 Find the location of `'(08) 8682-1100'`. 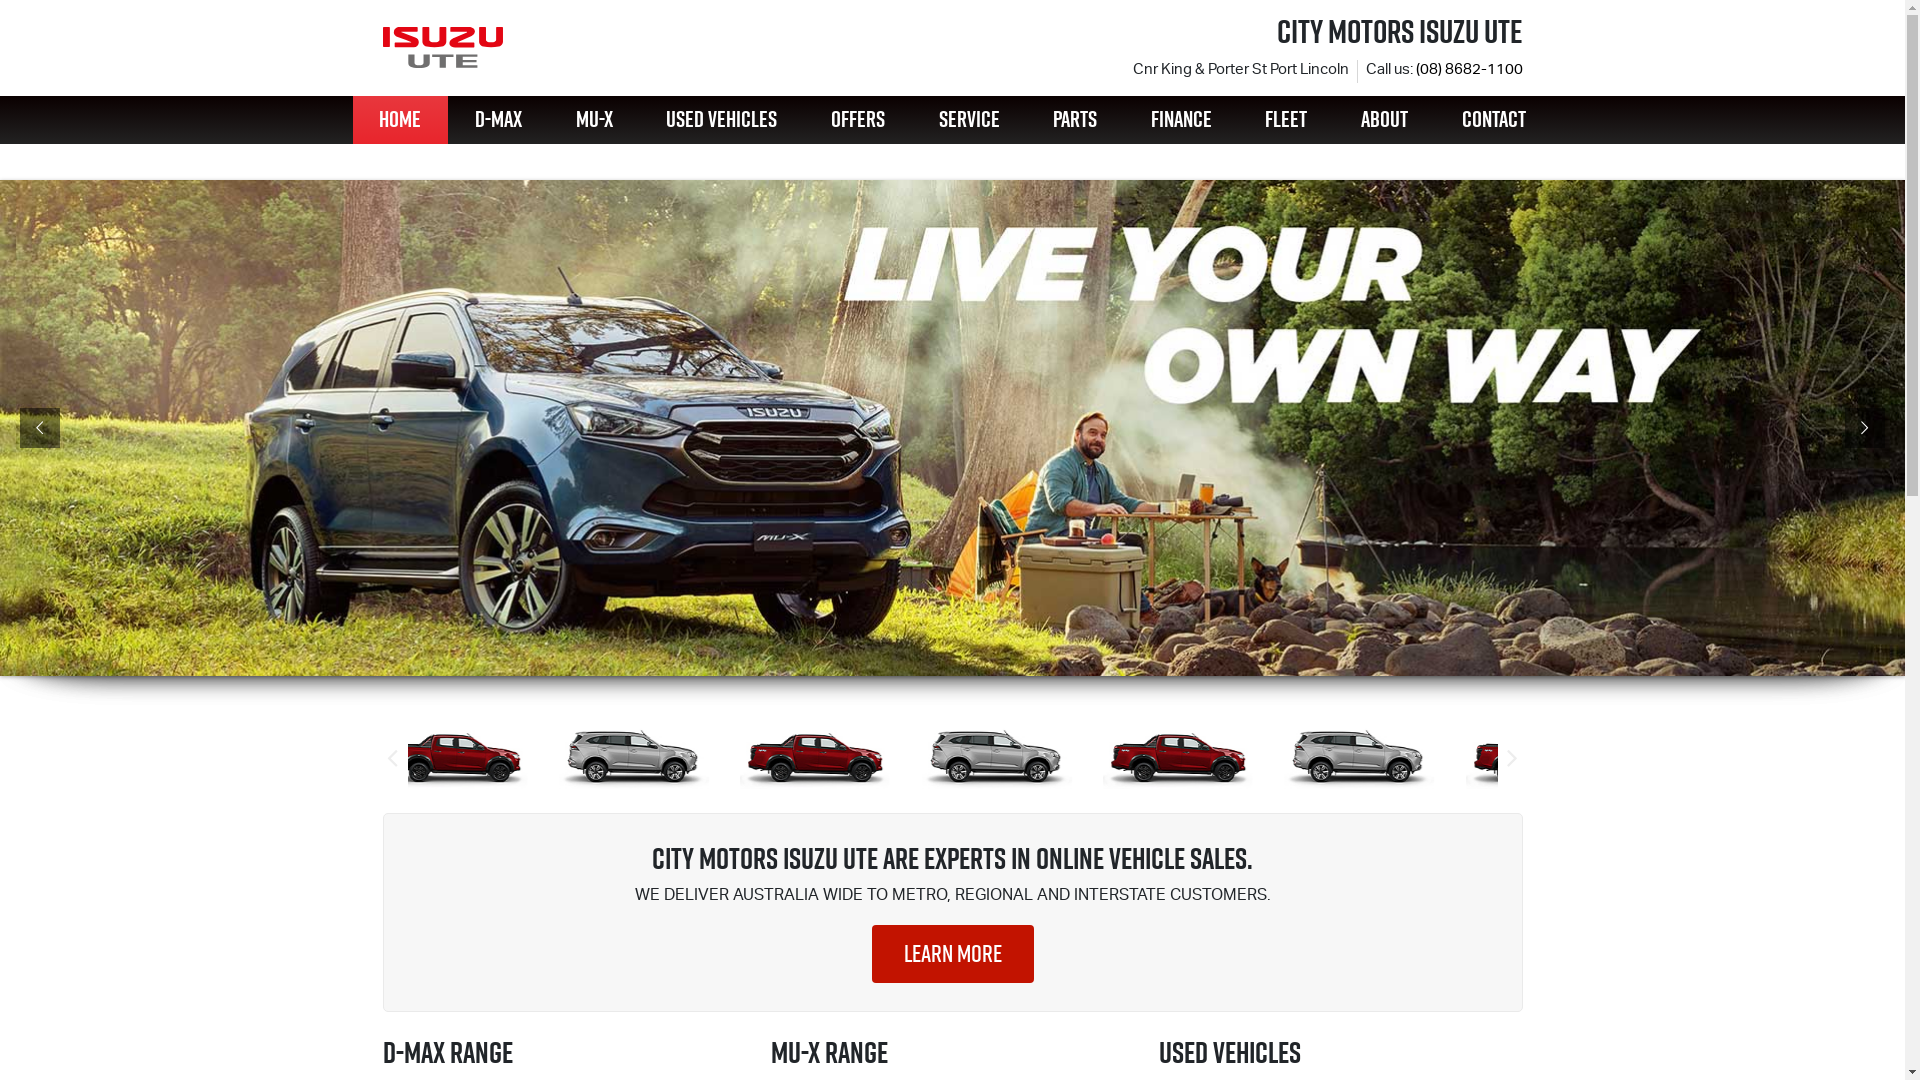

'(08) 8682-1100' is located at coordinates (1469, 69).